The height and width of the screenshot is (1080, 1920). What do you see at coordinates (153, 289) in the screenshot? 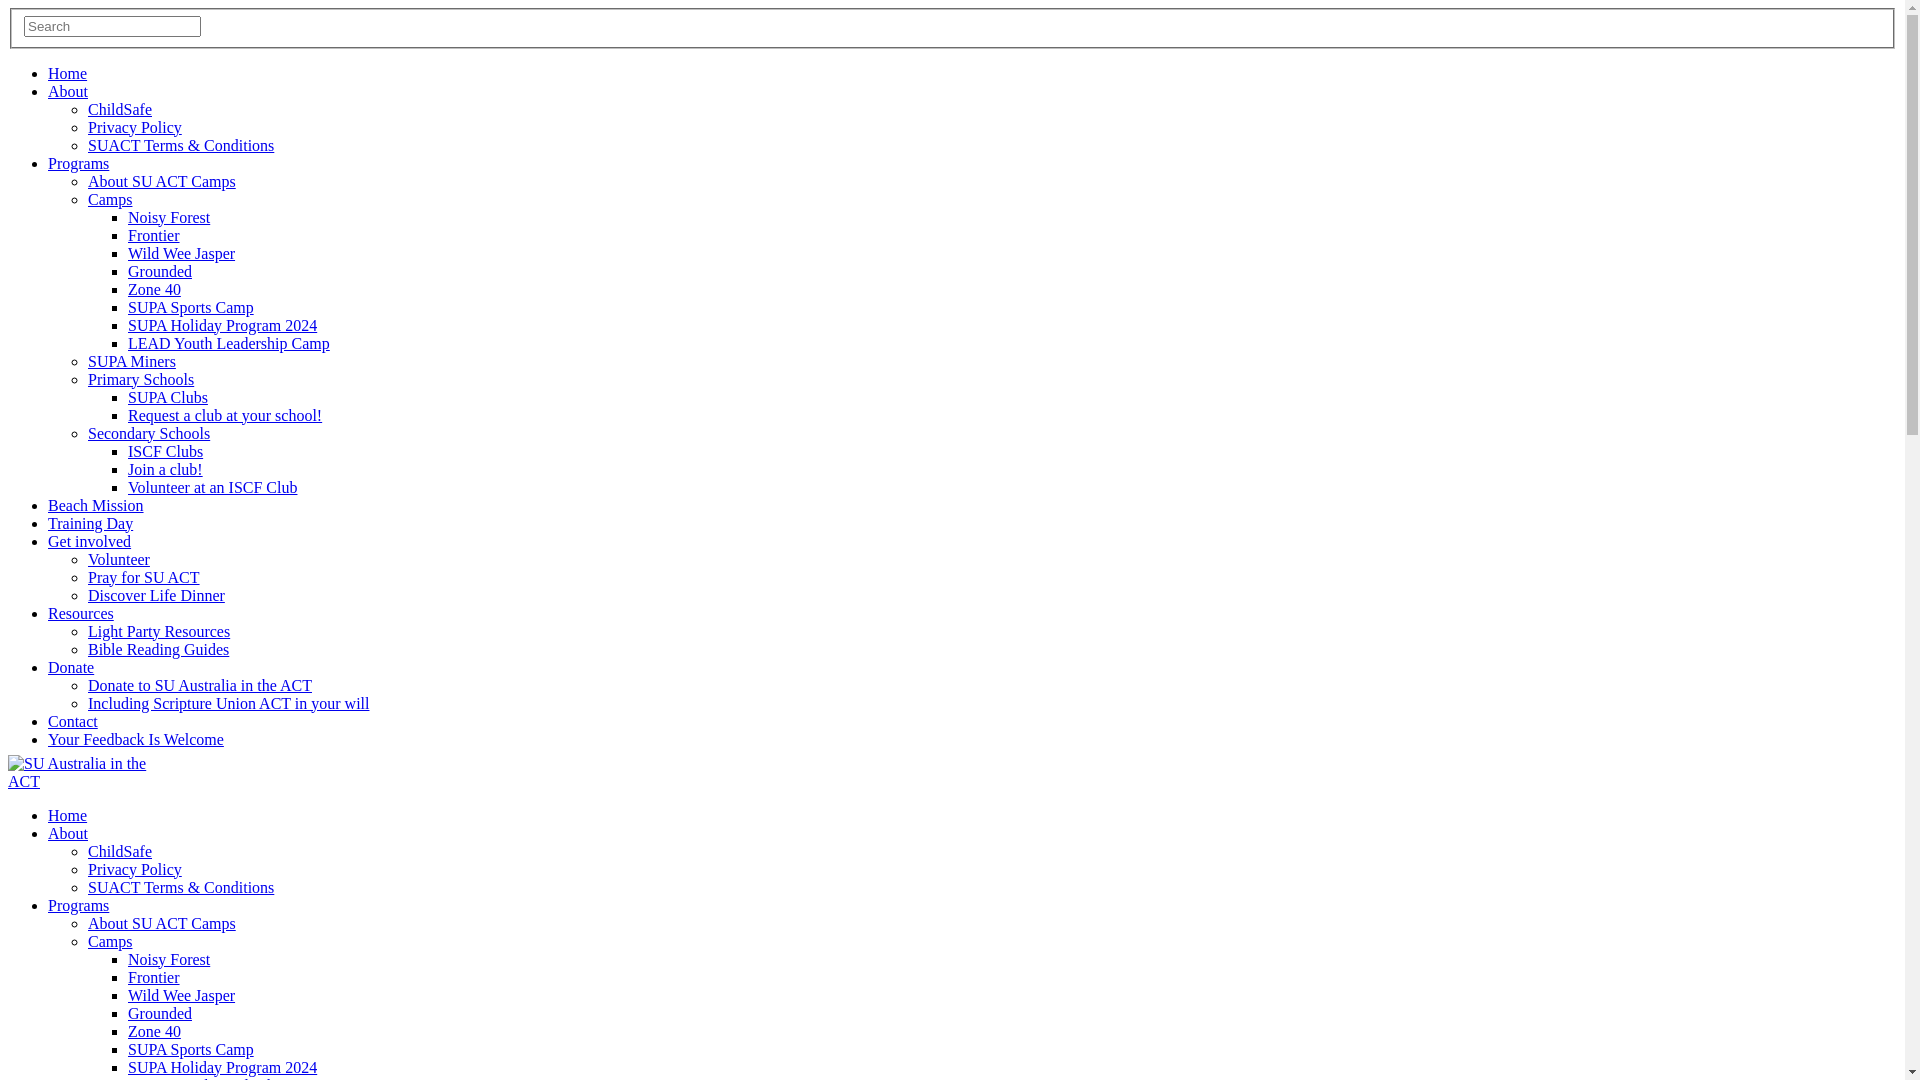
I see `'Zone 40'` at bounding box center [153, 289].